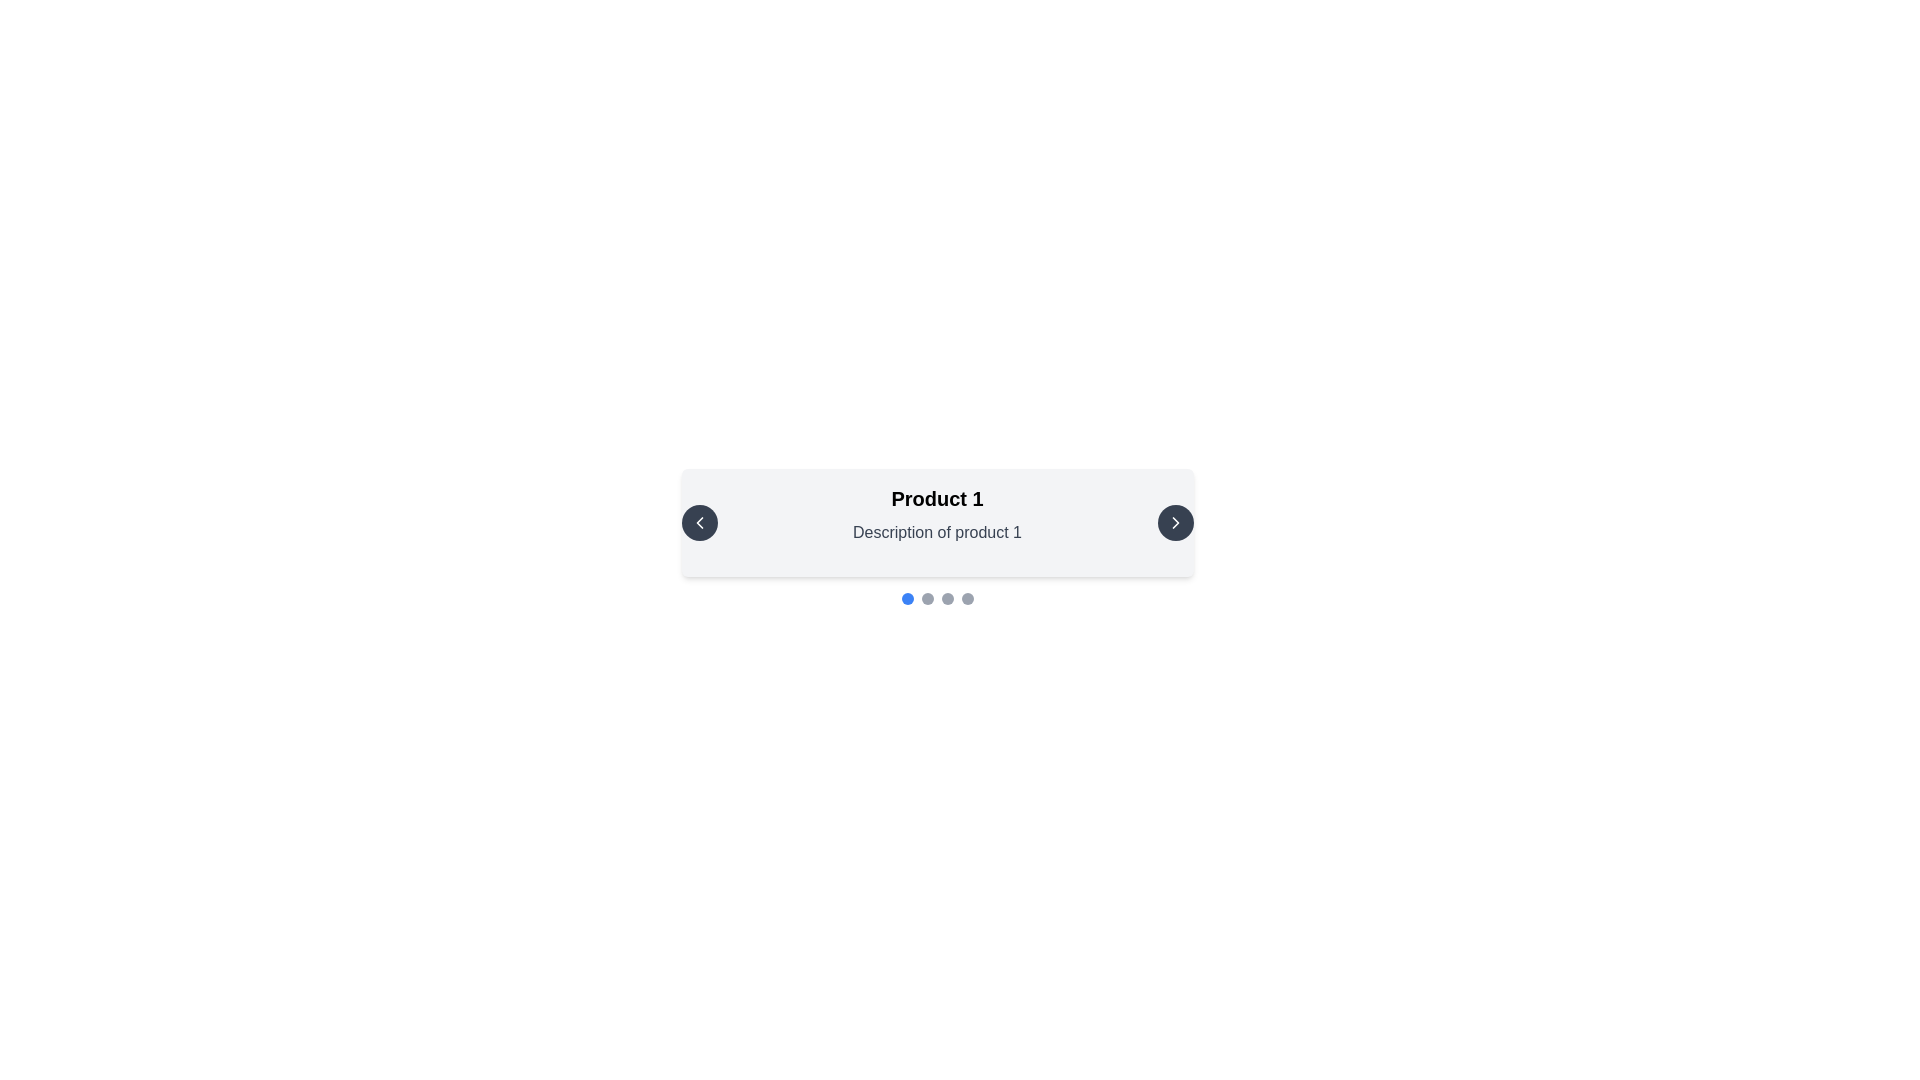 The width and height of the screenshot is (1920, 1080). I want to click on the second dot indicator from the left in the navigation sequence below the product description, so click(926, 597).